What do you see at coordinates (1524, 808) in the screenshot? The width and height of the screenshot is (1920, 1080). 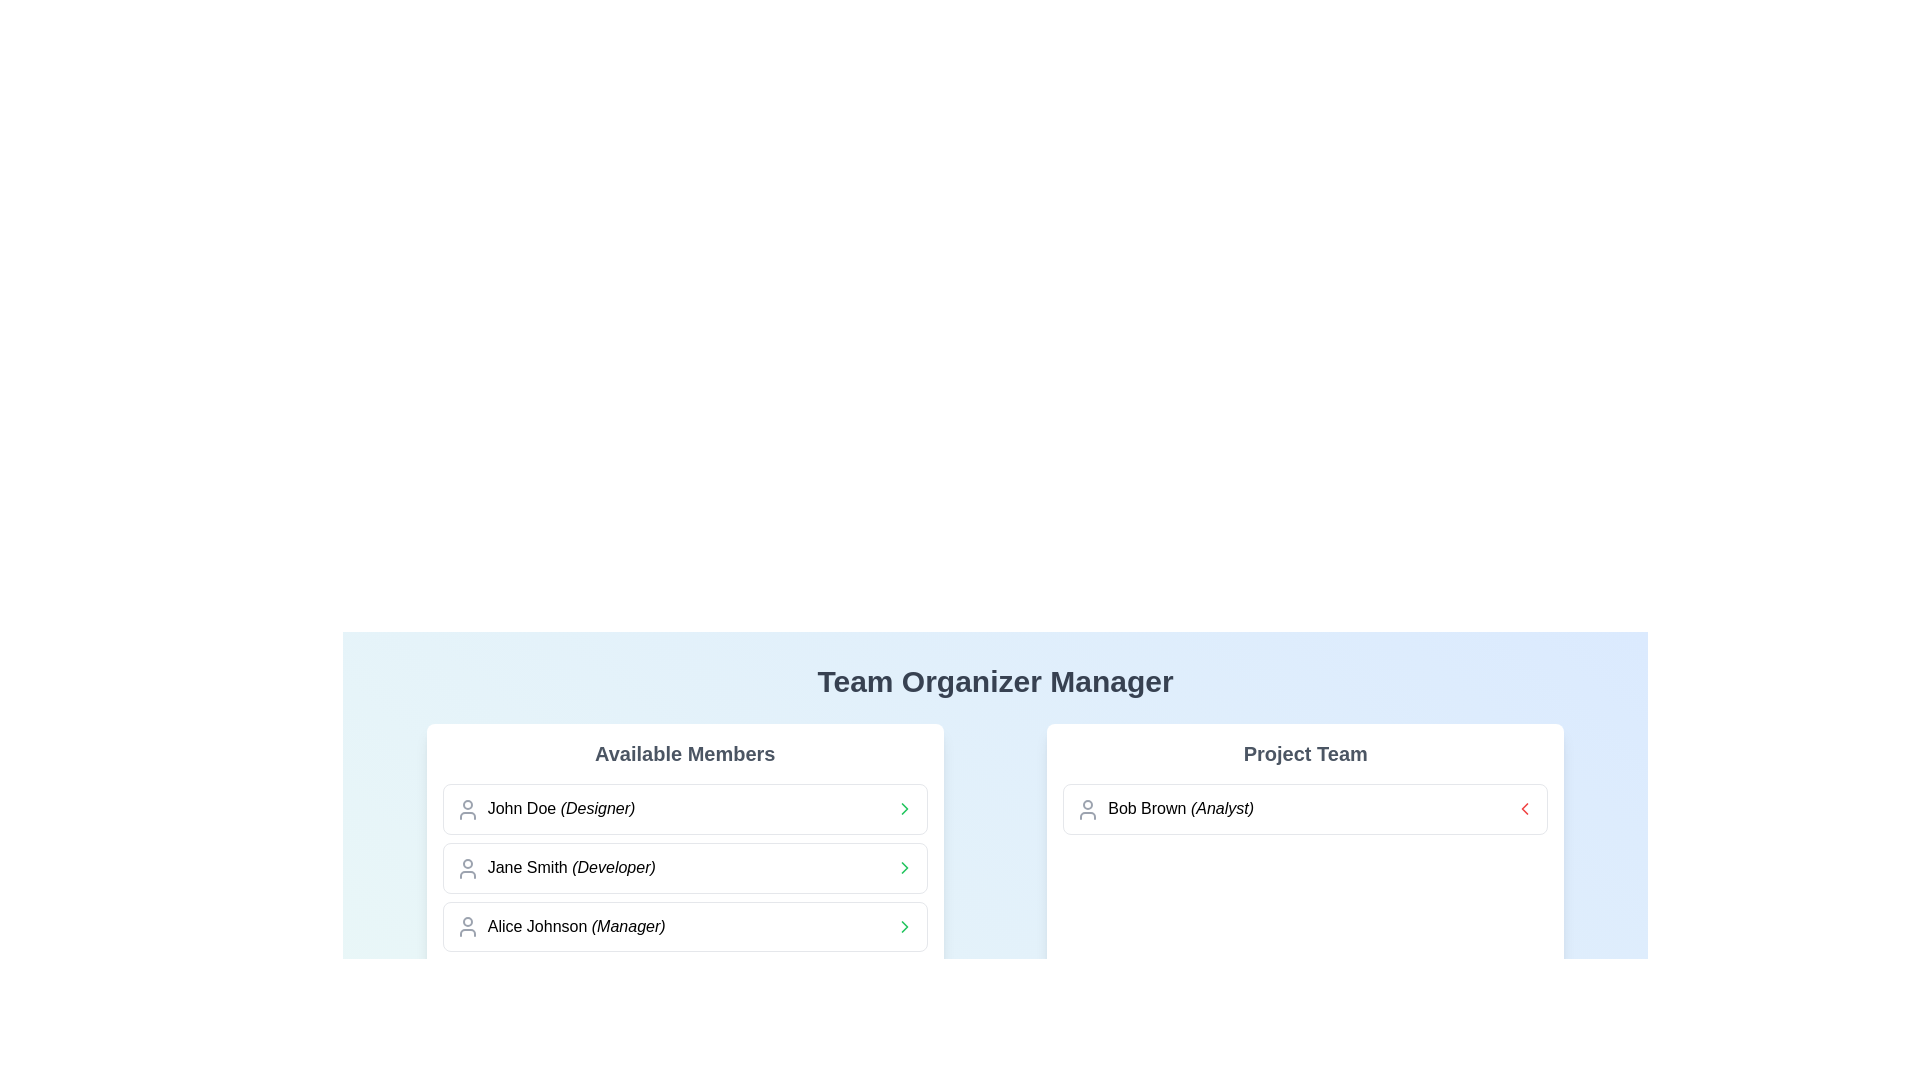 I see `the left-pointing chevron icon in the 'Project Team' card for team member 'Bob Brown (Analyst)'` at bounding box center [1524, 808].